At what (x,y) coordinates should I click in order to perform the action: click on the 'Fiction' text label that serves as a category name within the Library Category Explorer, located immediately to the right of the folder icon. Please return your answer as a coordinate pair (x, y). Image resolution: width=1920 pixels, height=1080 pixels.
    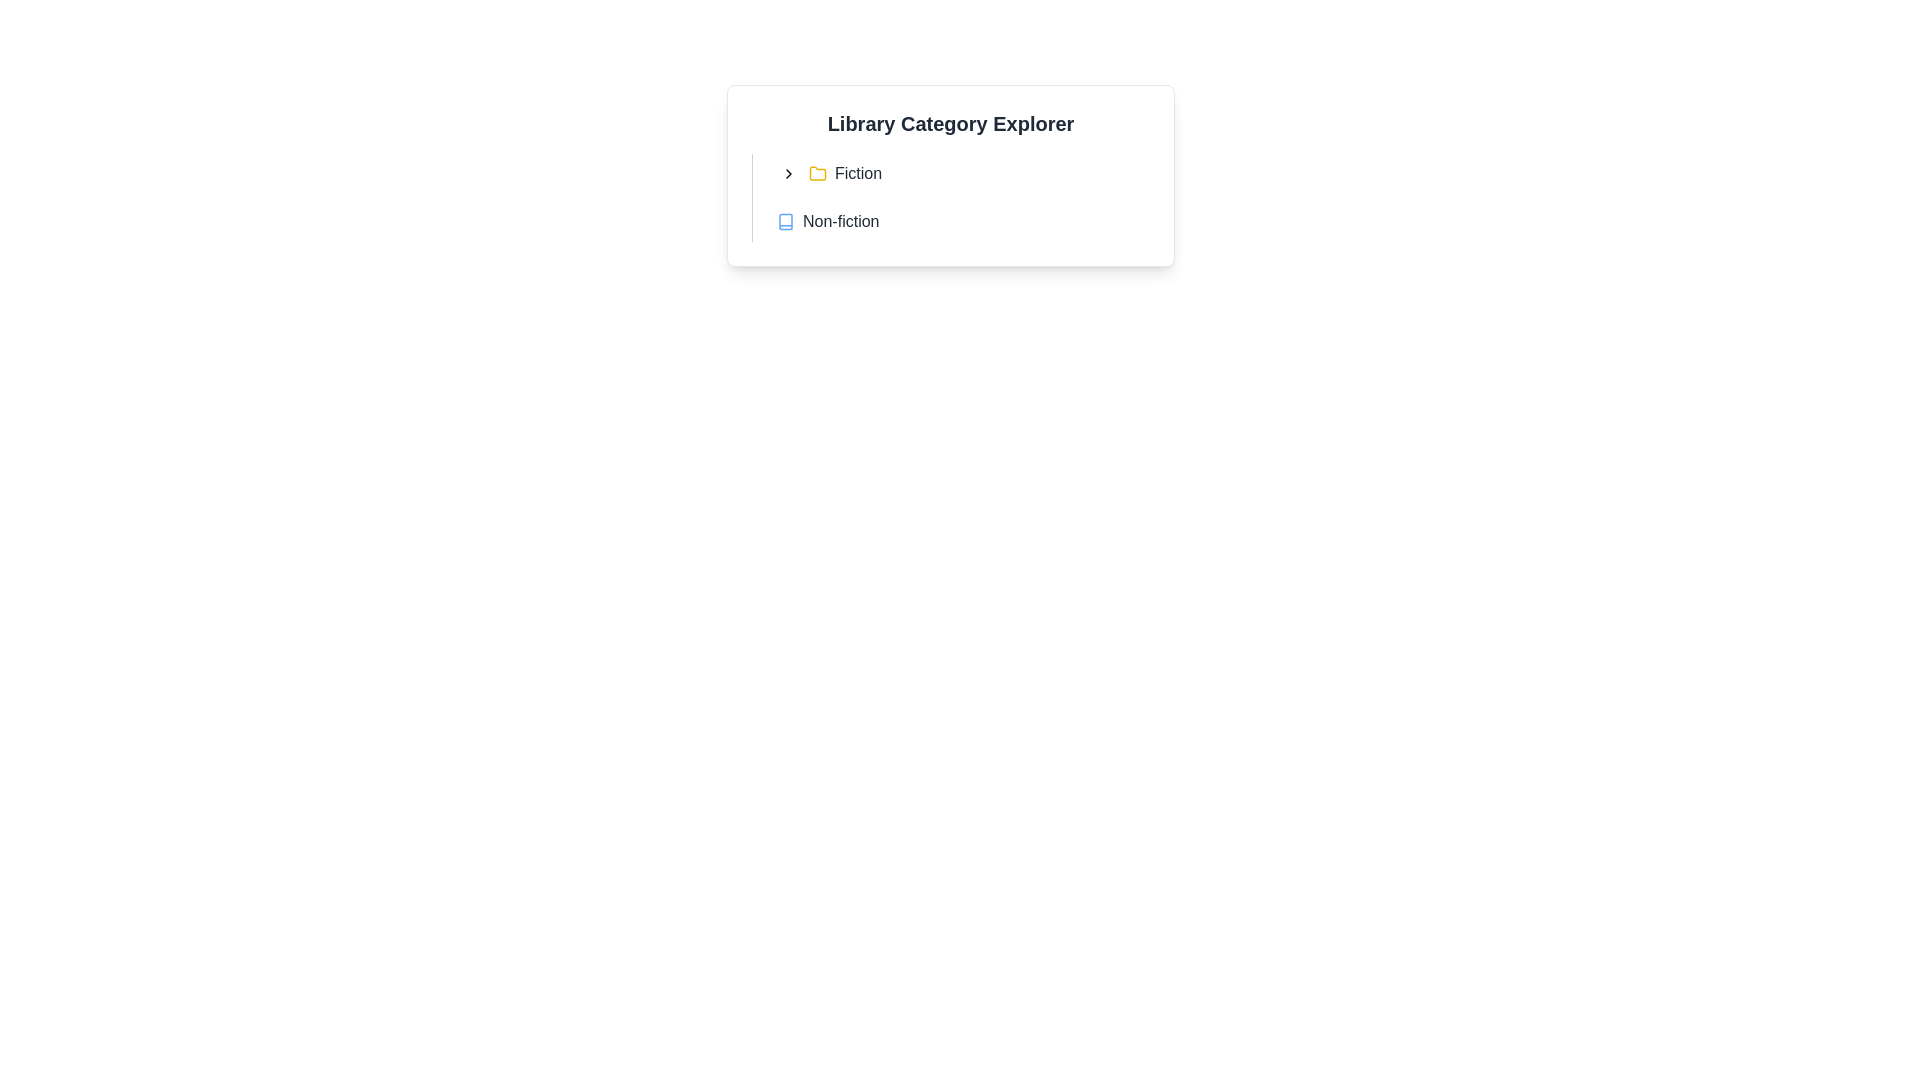
    Looking at the image, I should click on (858, 172).